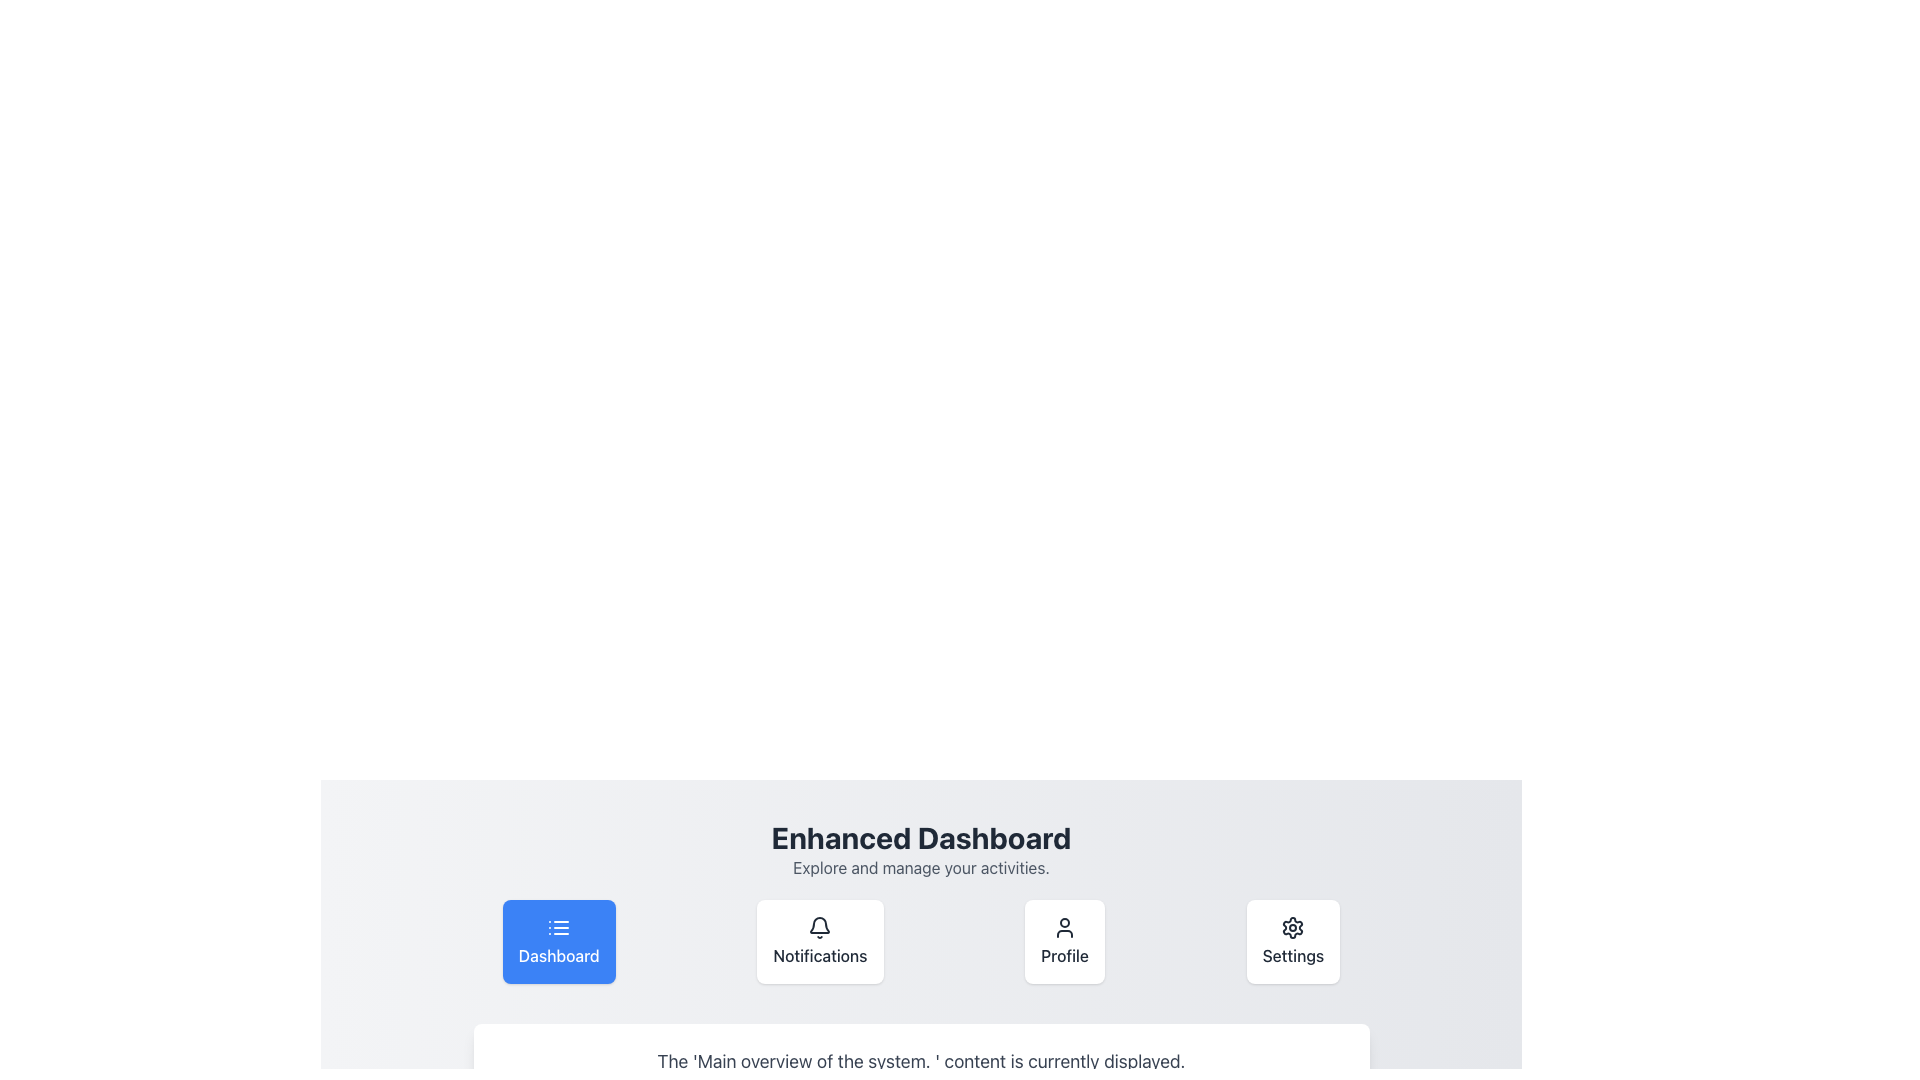  Describe the element at coordinates (1292, 928) in the screenshot. I see `the settings icon located at the bottom-right of the interface, adjacent to the 'Profile' option` at that location.